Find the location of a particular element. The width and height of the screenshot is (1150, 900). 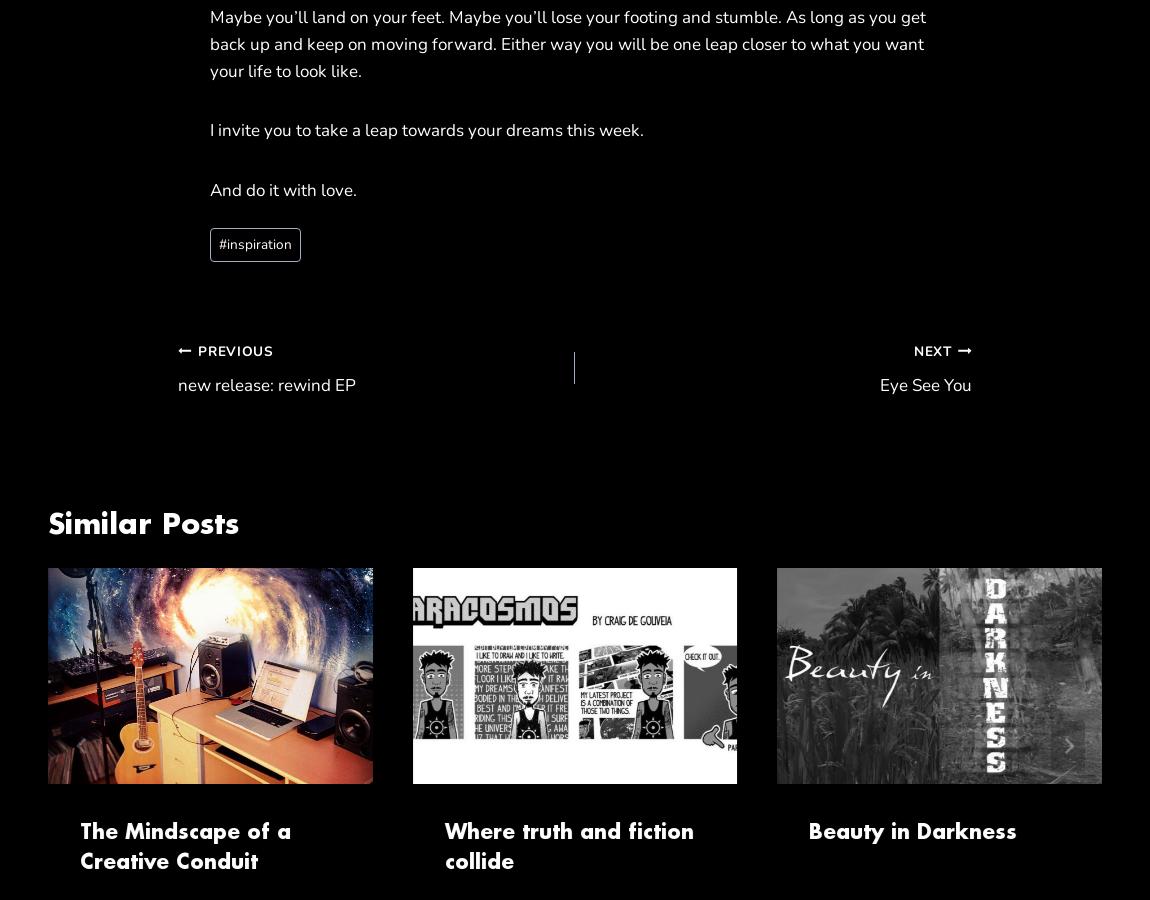

'Where truth and fiction collide' is located at coordinates (444, 846).